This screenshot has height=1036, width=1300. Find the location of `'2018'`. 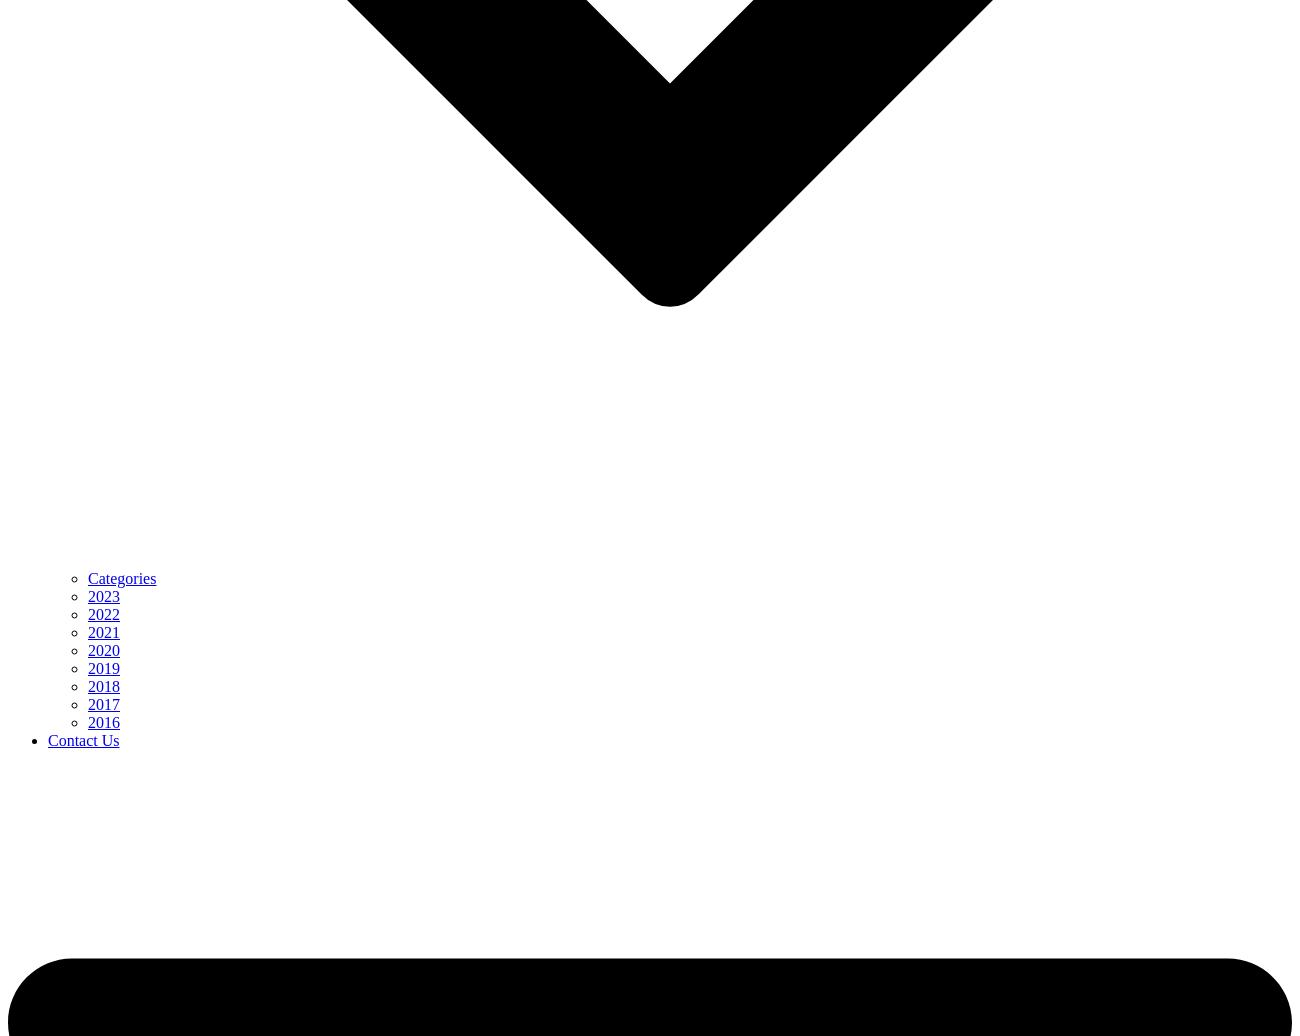

'2018' is located at coordinates (88, 686).